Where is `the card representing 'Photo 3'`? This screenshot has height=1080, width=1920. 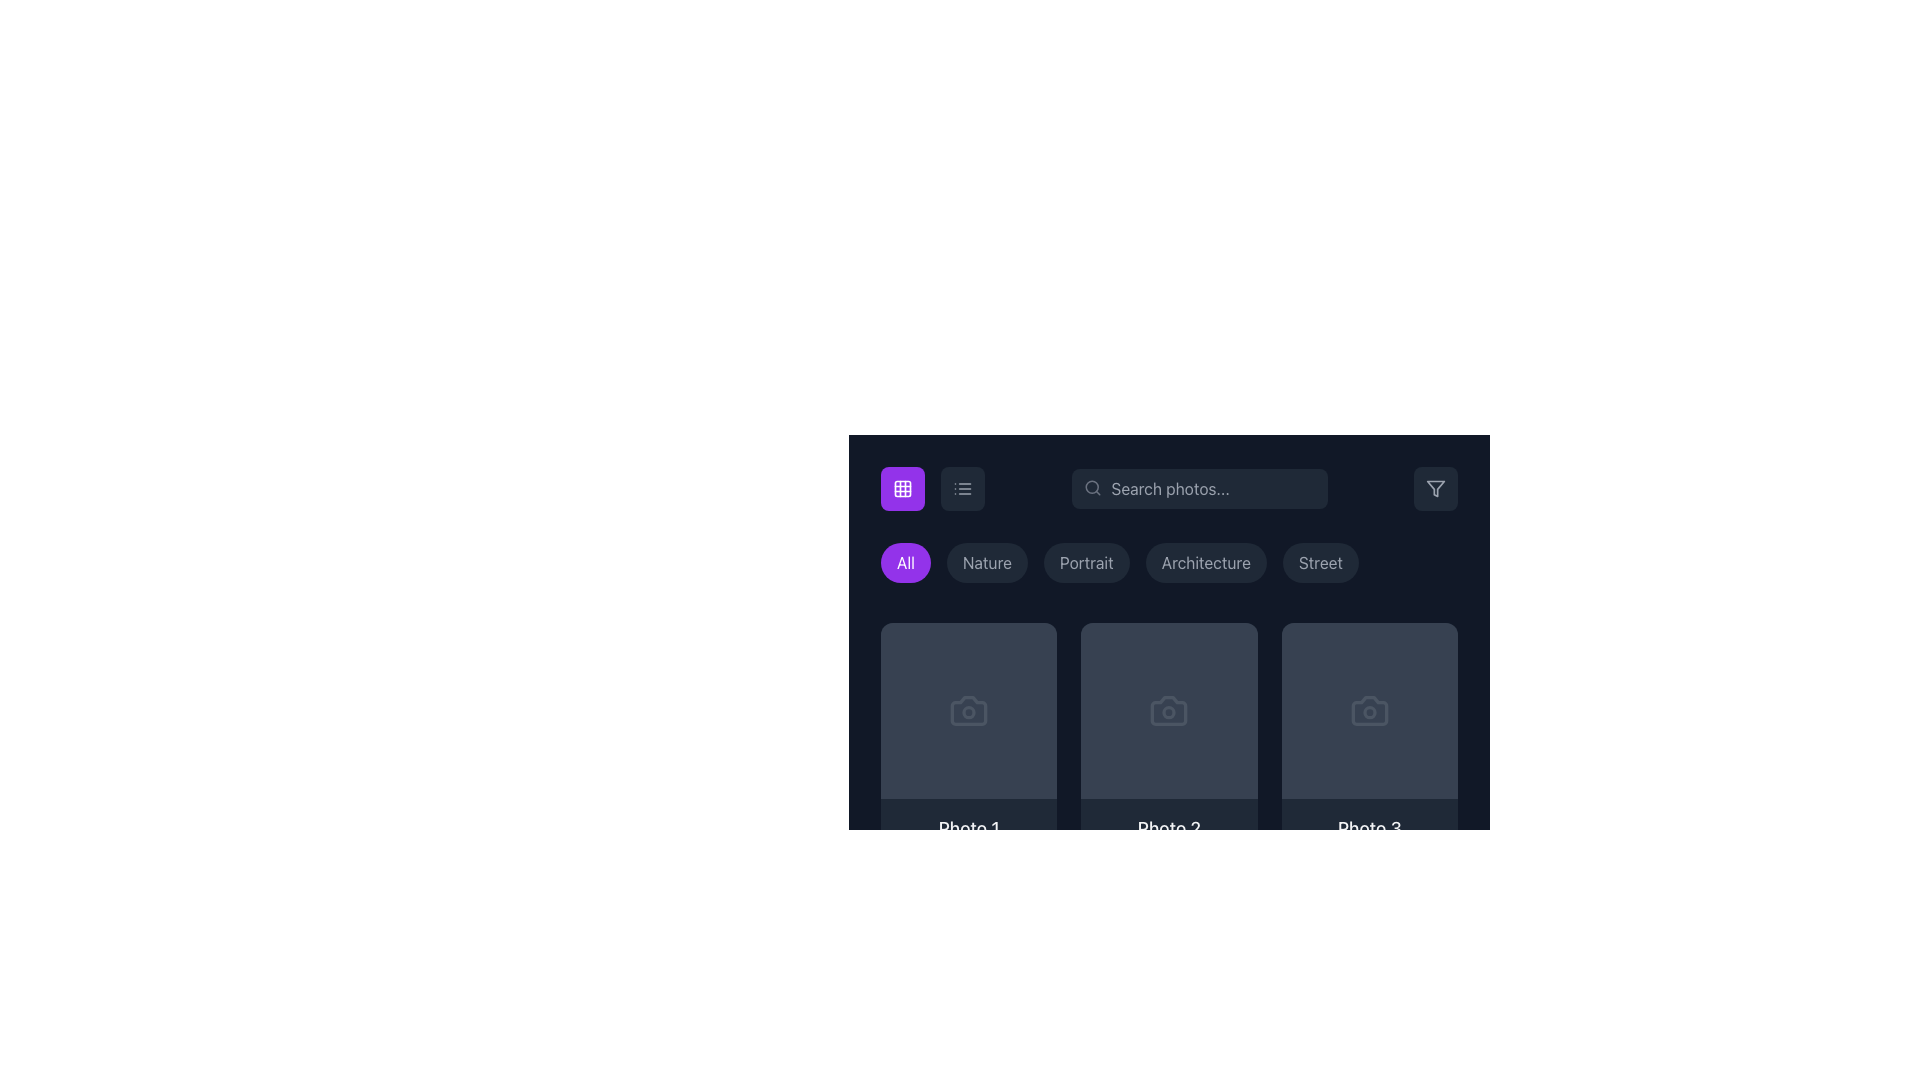 the card representing 'Photo 3' is located at coordinates (1368, 766).